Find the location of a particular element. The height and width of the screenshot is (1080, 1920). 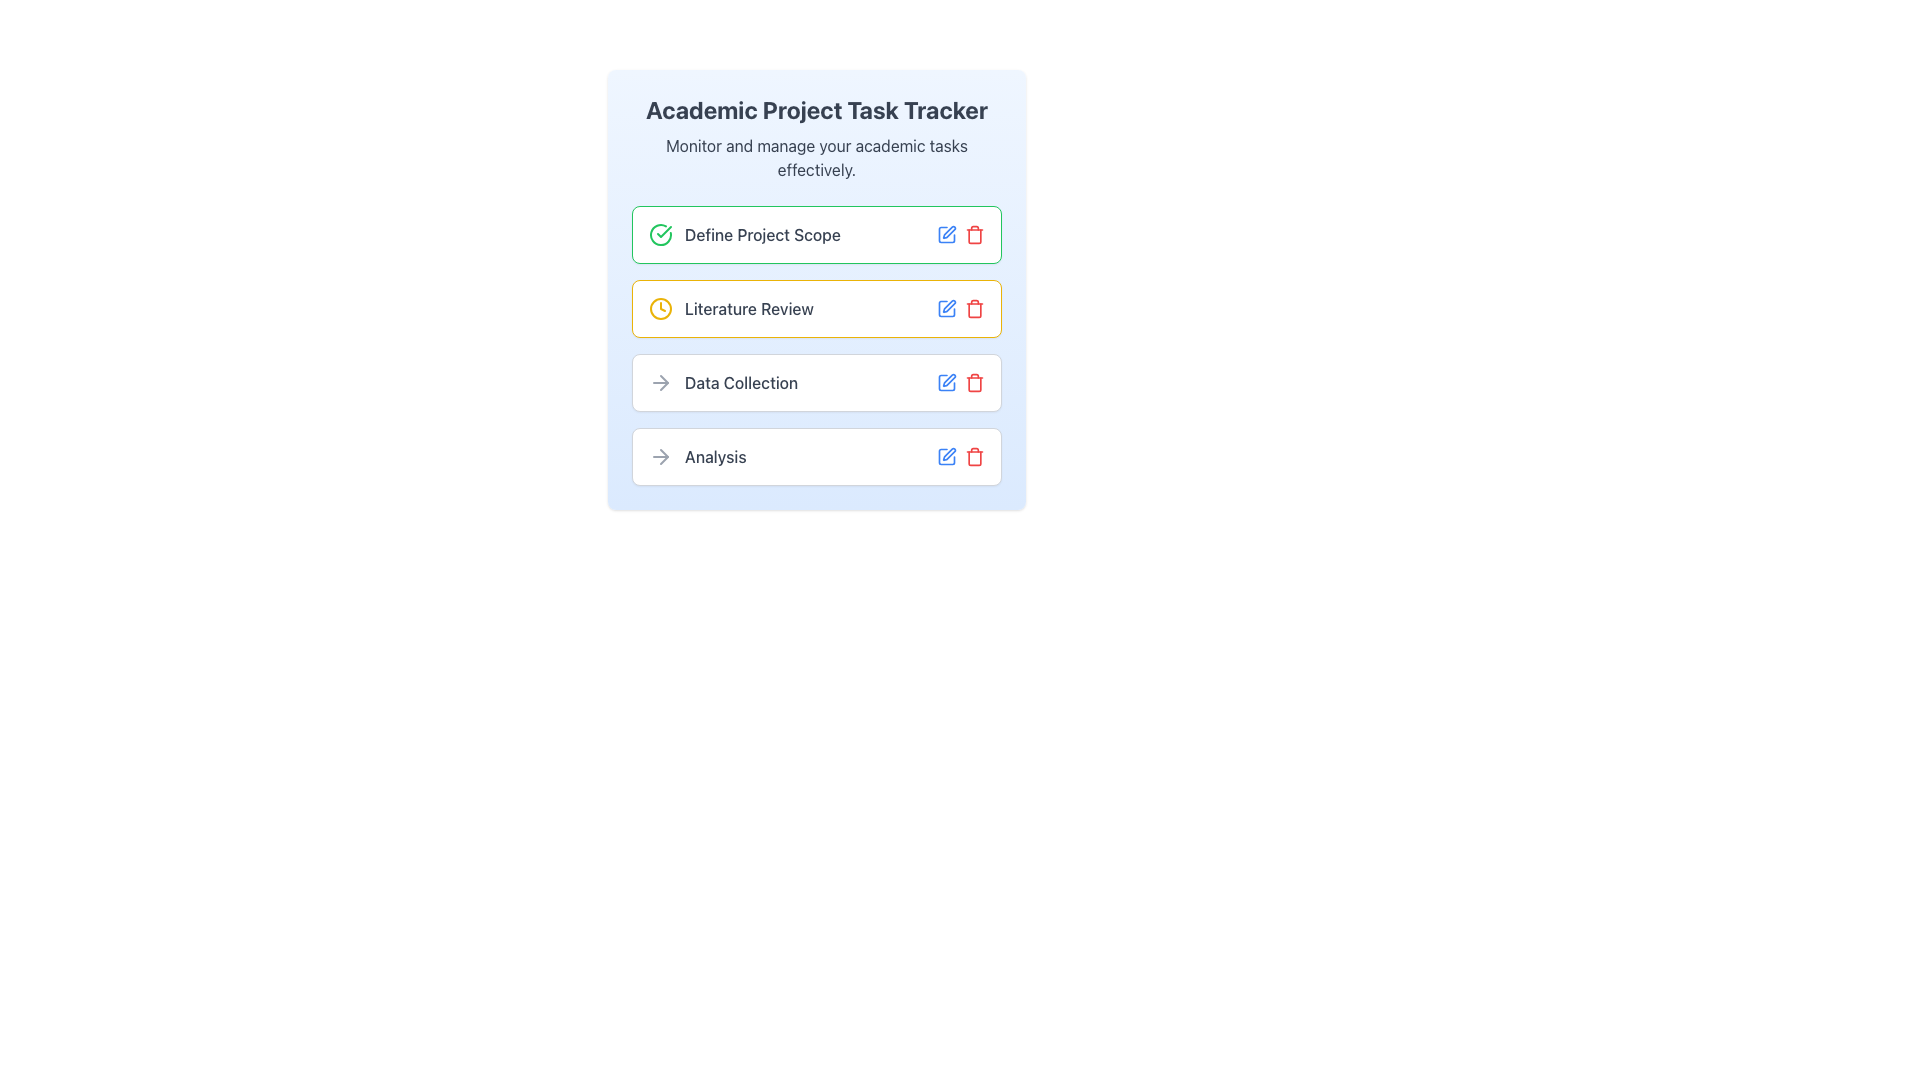

the edit icon button for the task 'Define Project Scope', located in the first row of the task list is located at coordinates (945, 234).